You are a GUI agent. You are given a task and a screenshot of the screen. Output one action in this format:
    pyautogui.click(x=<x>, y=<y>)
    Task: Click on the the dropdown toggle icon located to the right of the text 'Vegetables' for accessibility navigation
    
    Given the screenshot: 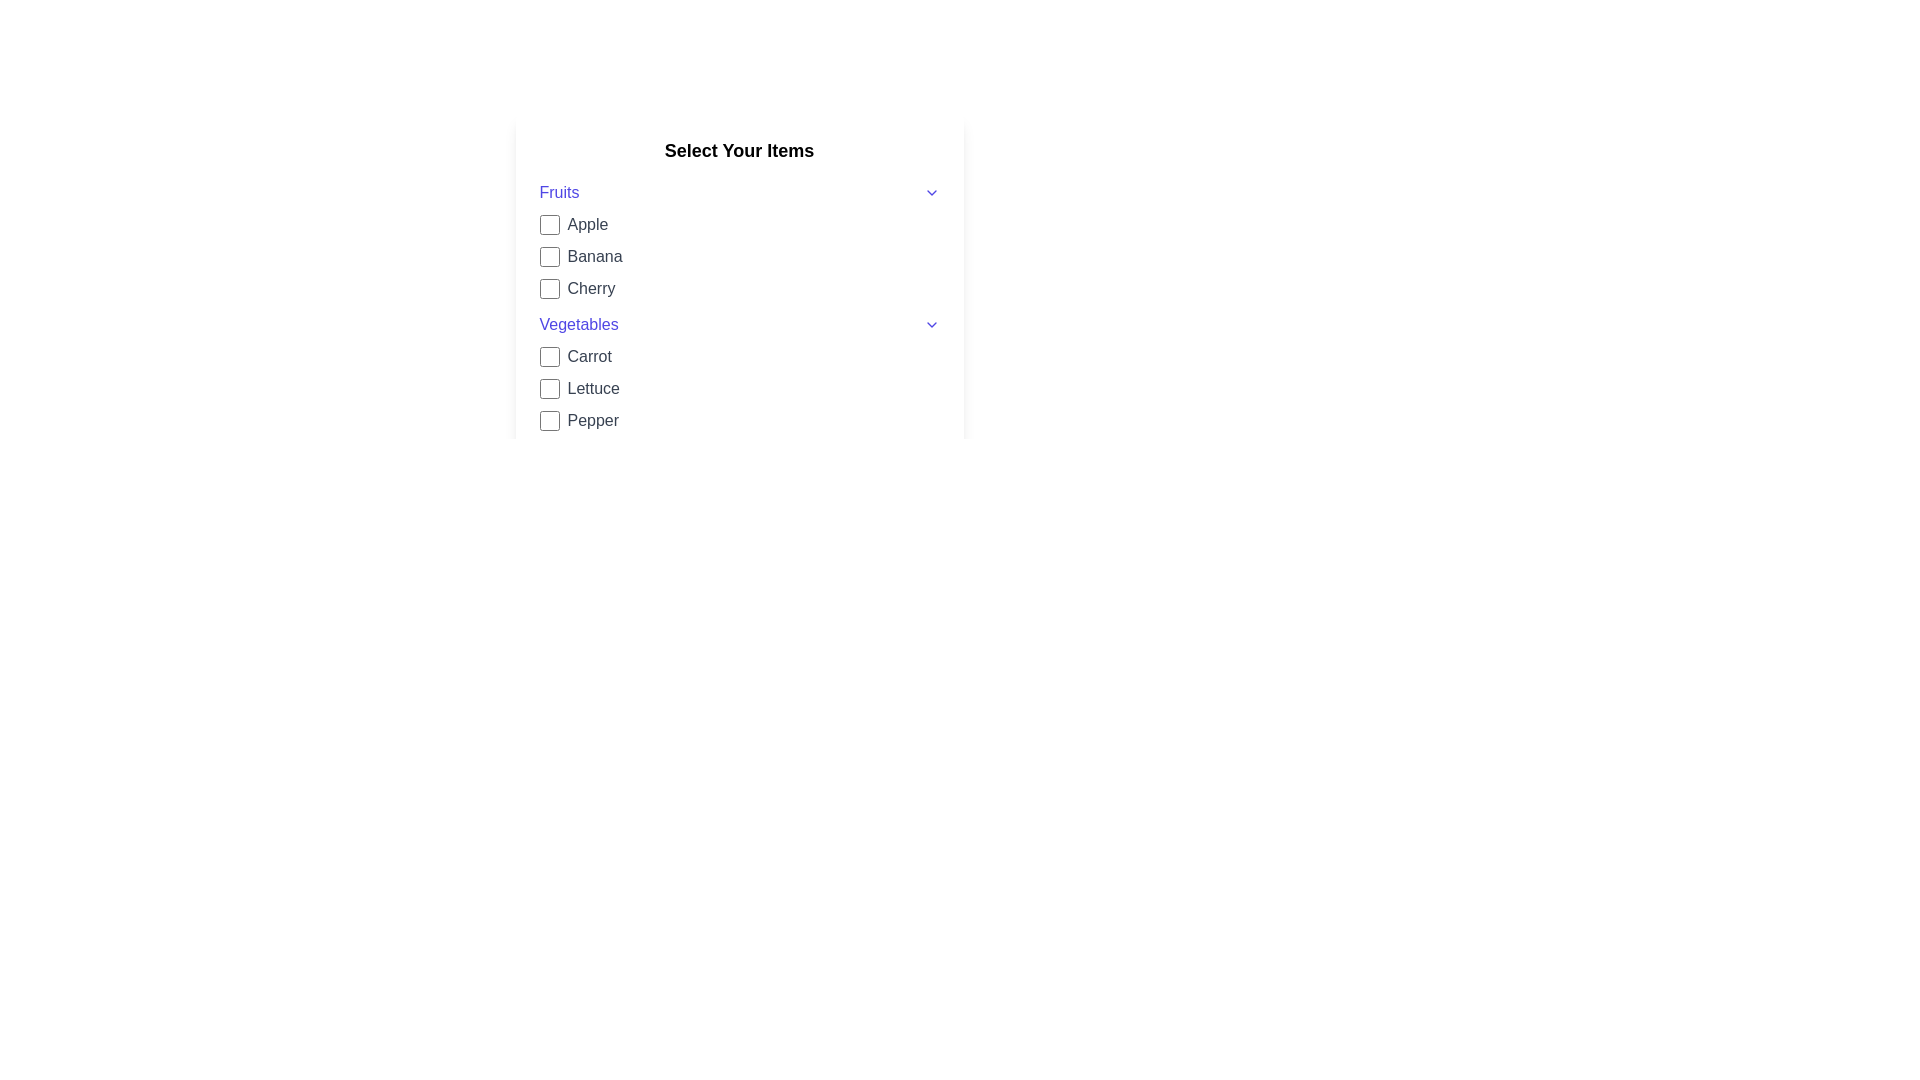 What is the action you would take?
    pyautogui.click(x=930, y=323)
    